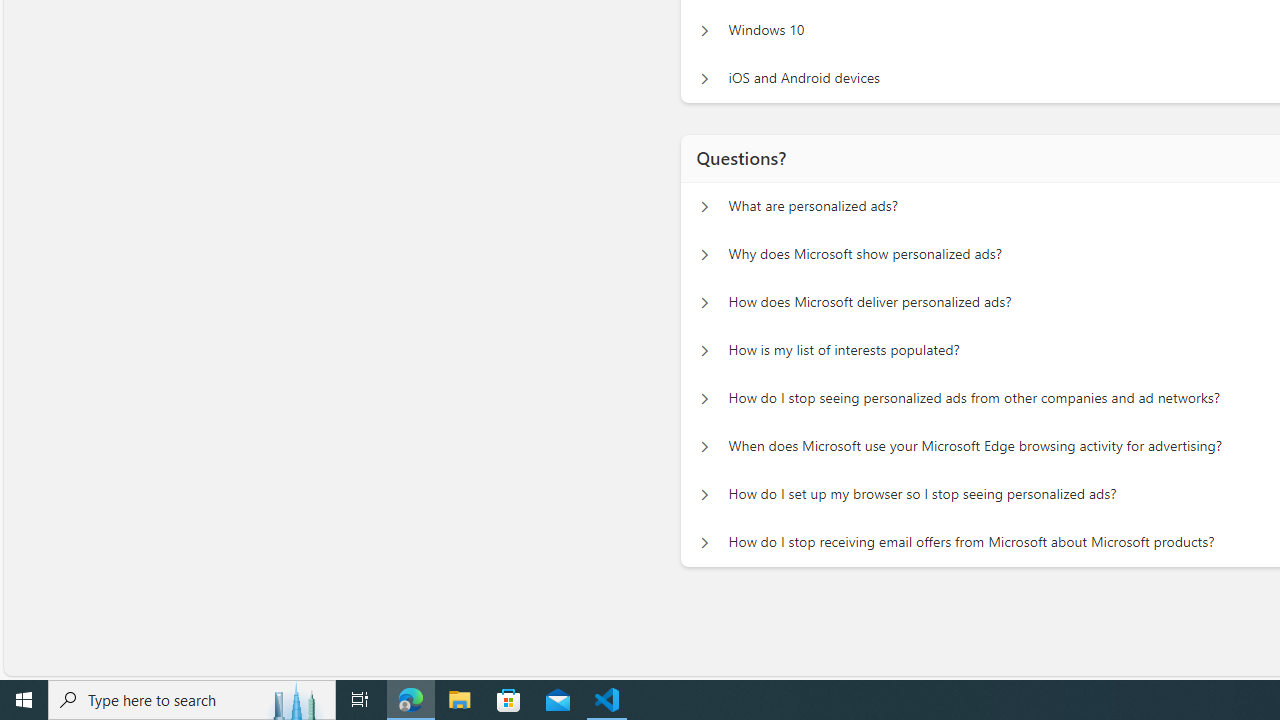  What do you see at coordinates (704, 206) in the screenshot?
I see `'Questions? What are personalized ads?'` at bounding box center [704, 206].